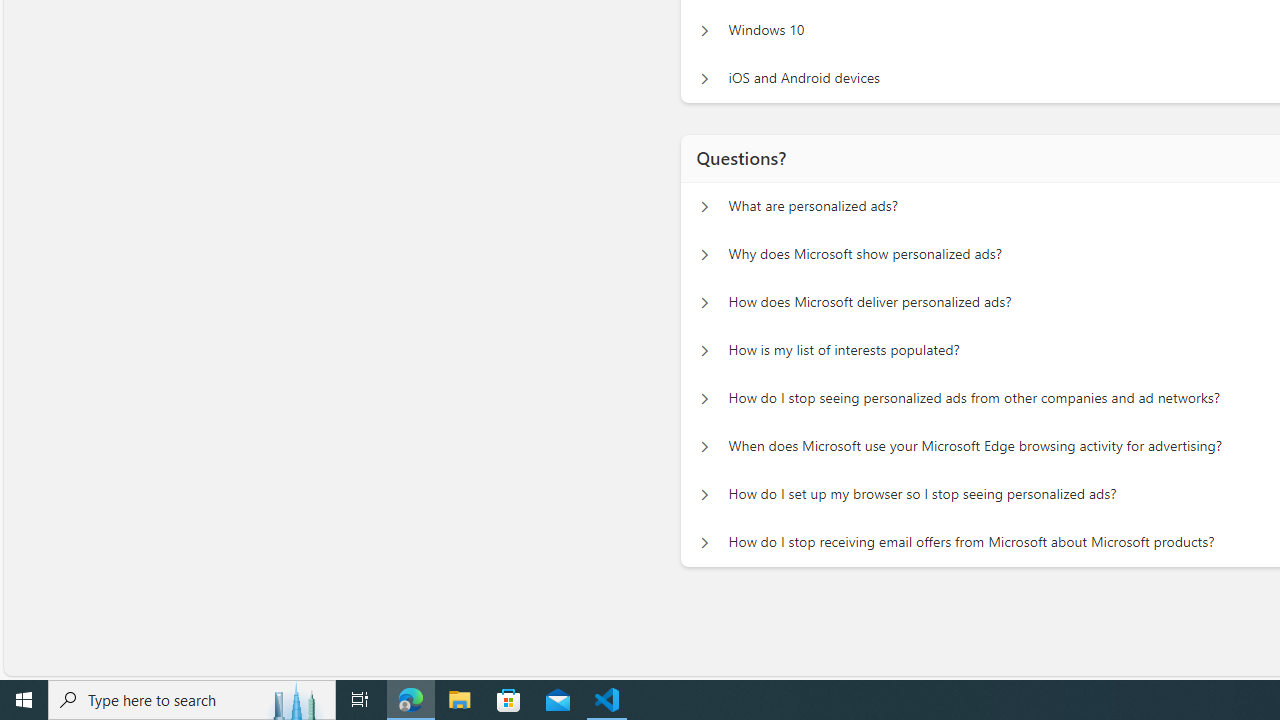  What do you see at coordinates (704, 206) in the screenshot?
I see `'Questions? What are personalized ads?'` at bounding box center [704, 206].